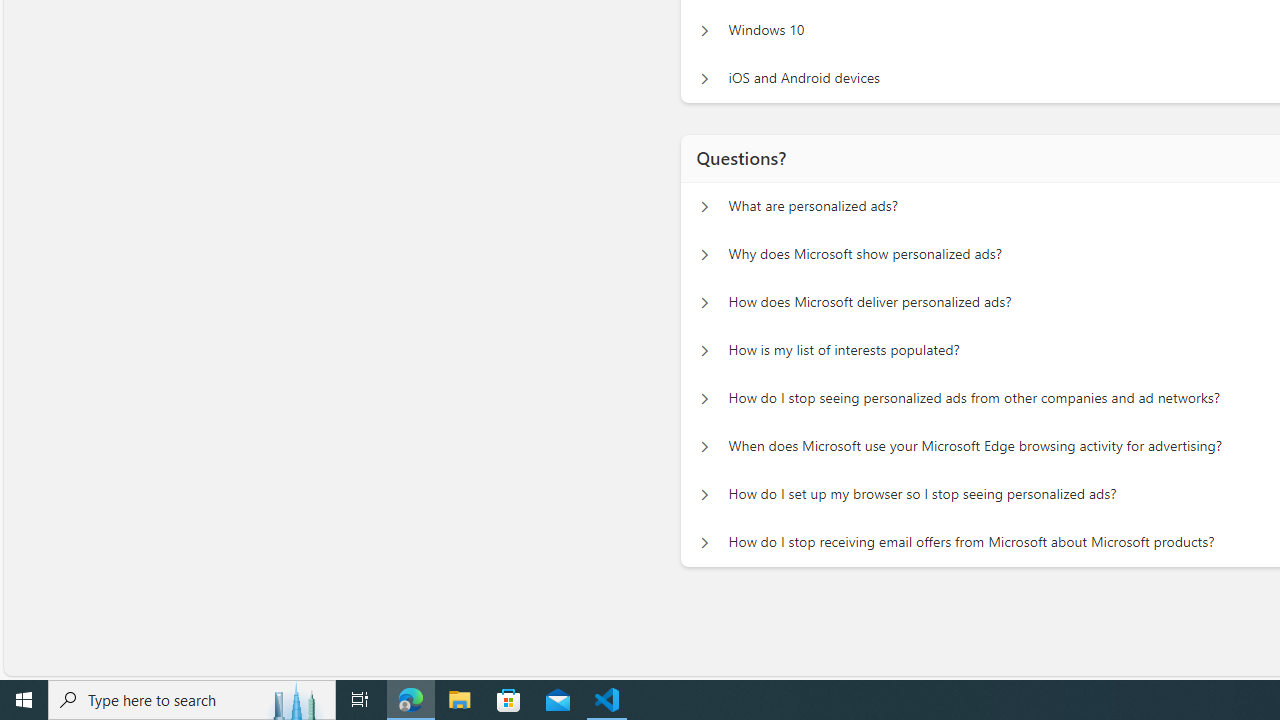  What do you see at coordinates (704, 206) in the screenshot?
I see `'Questions? What are personalized ads?'` at bounding box center [704, 206].